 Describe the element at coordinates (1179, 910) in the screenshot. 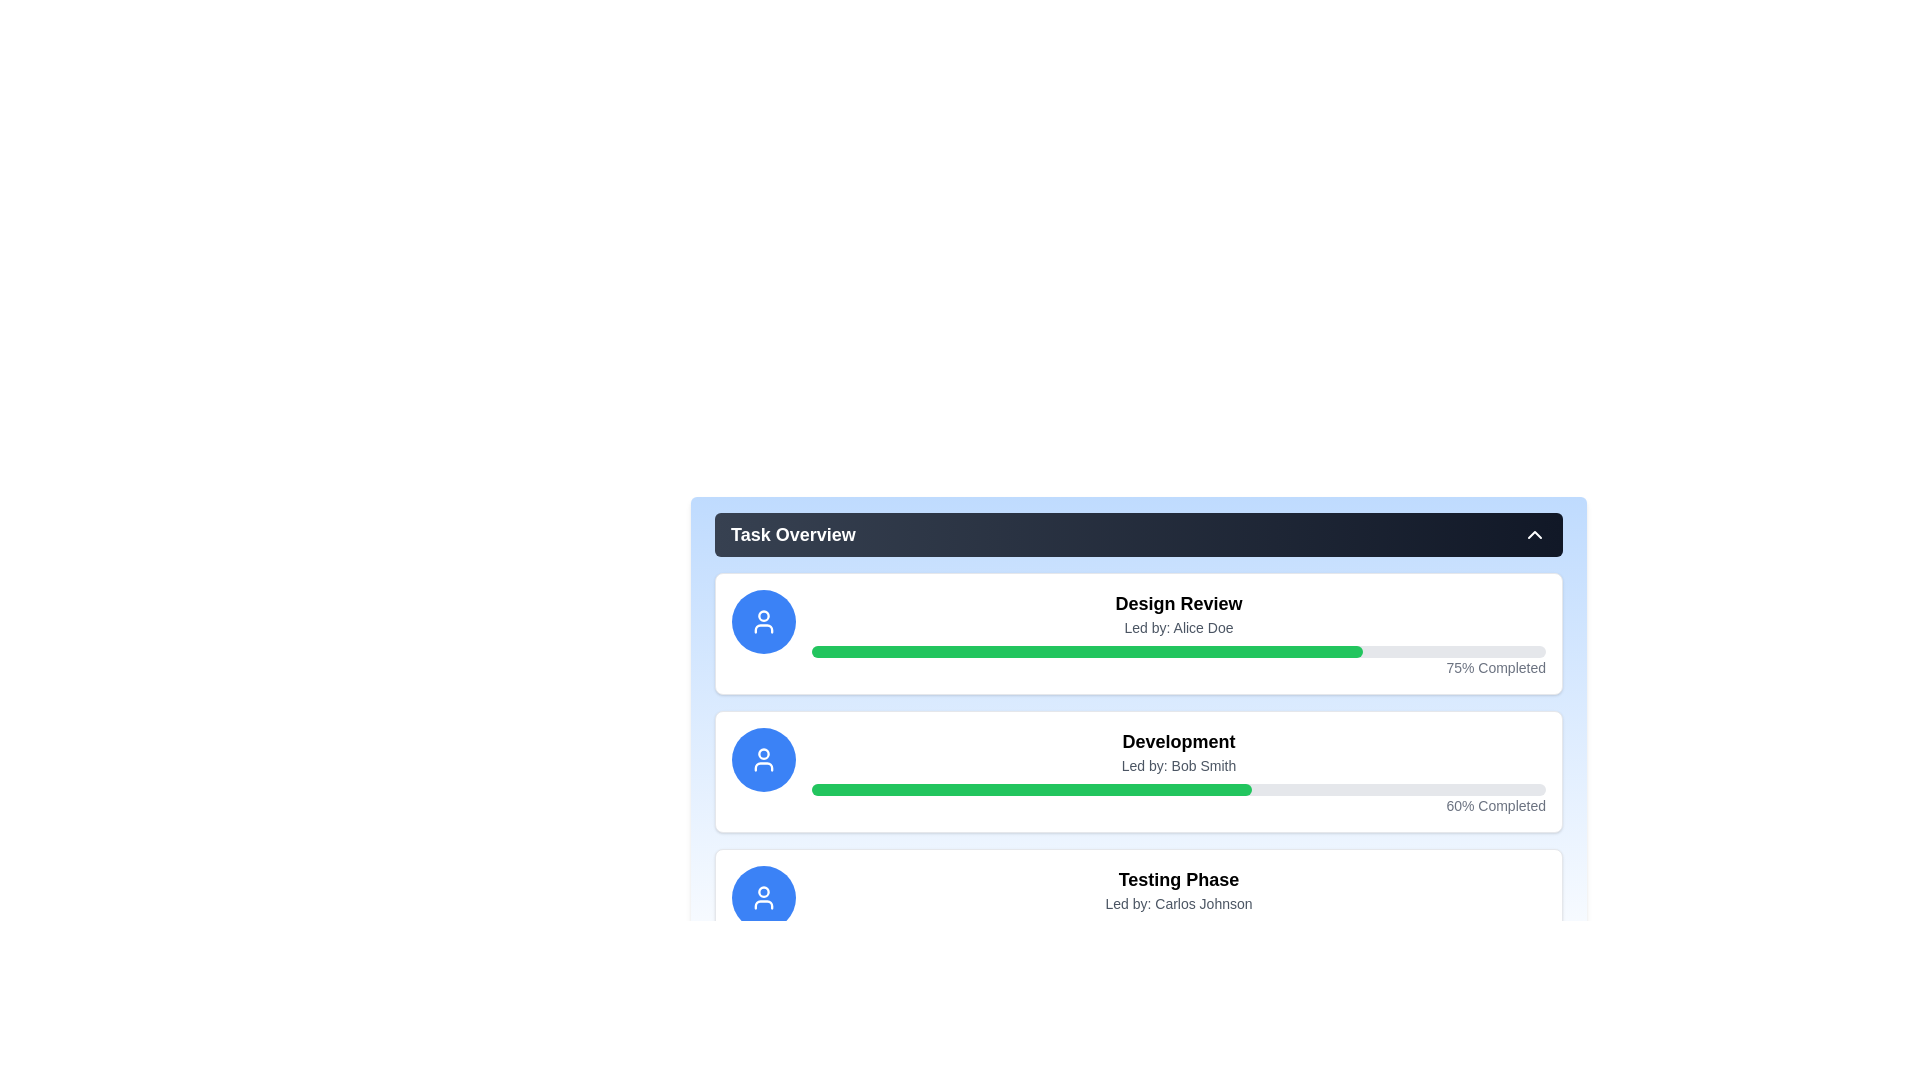

I see `'Testing Phase' text block with embedded progress indicator that shows '85% Completed' and is associated with Carlos Johnson` at that location.